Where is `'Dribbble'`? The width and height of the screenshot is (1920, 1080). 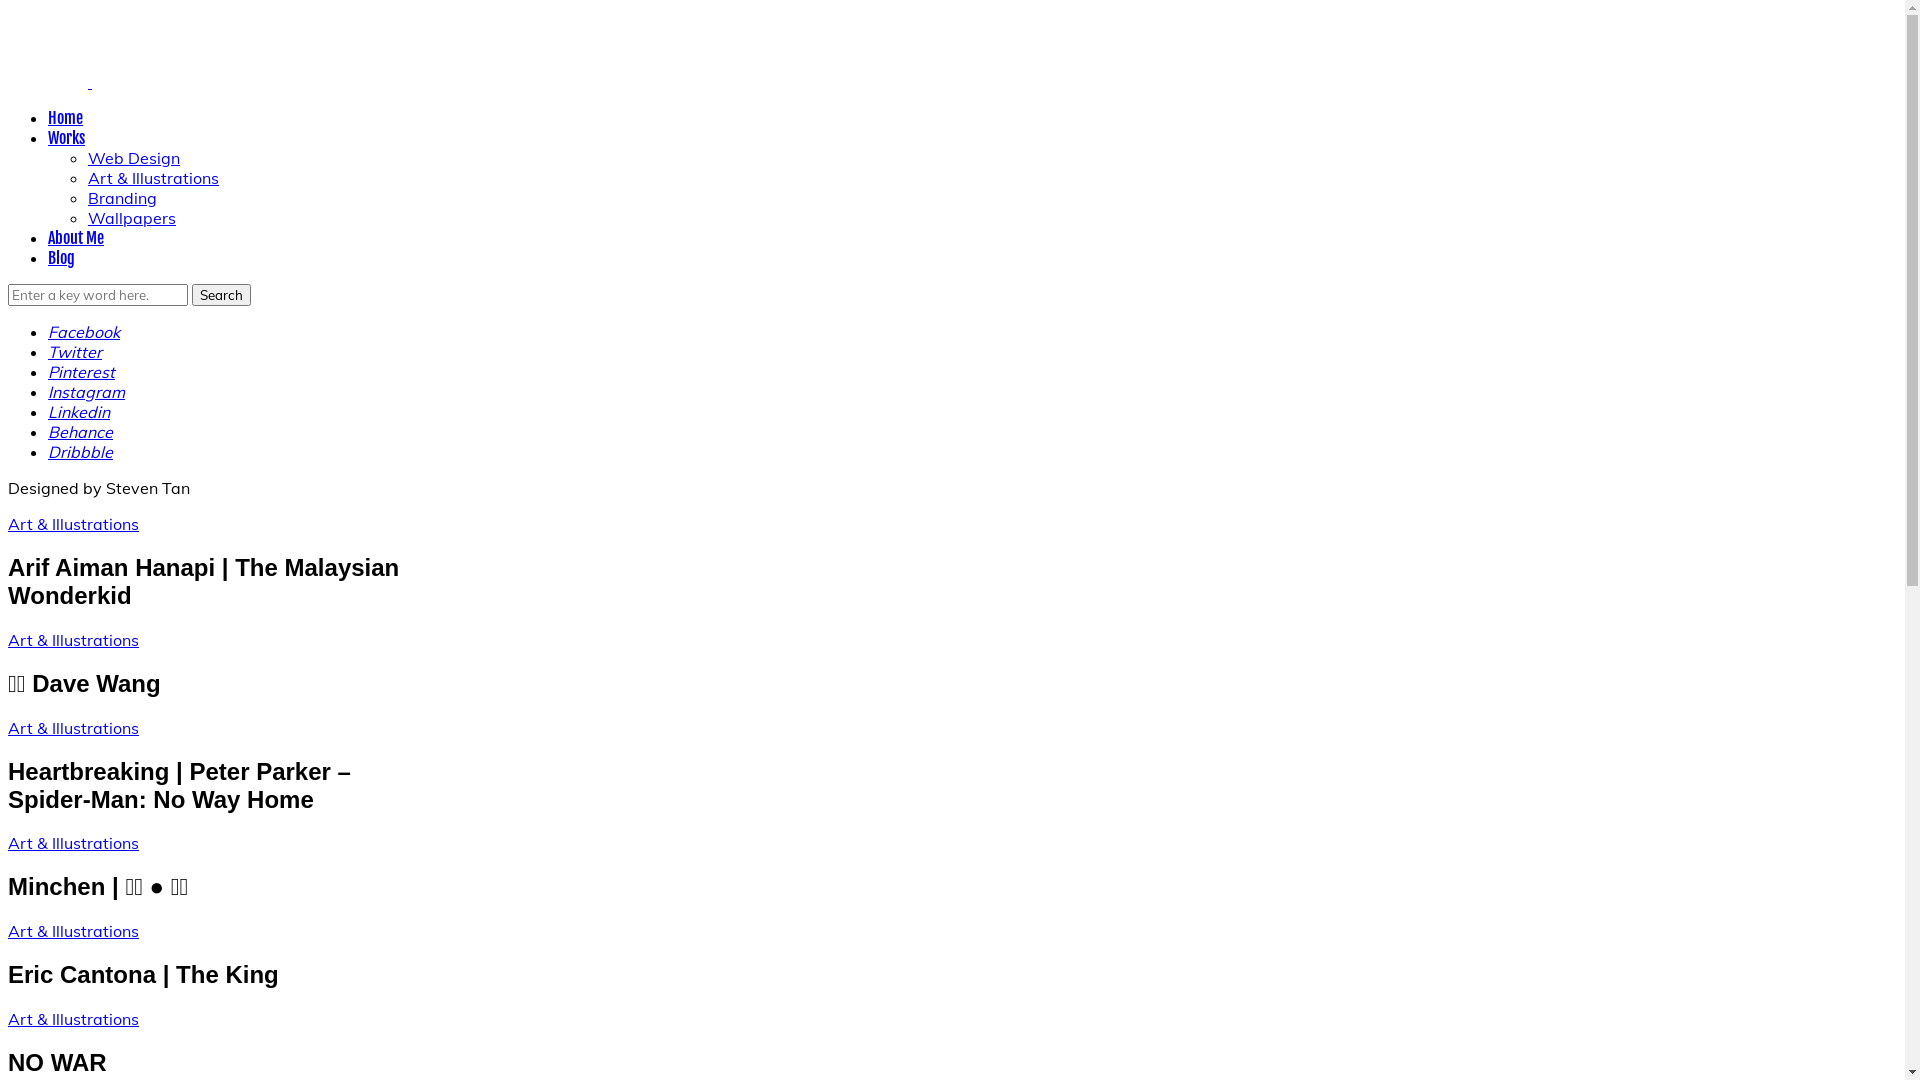 'Dribbble' is located at coordinates (80, 451).